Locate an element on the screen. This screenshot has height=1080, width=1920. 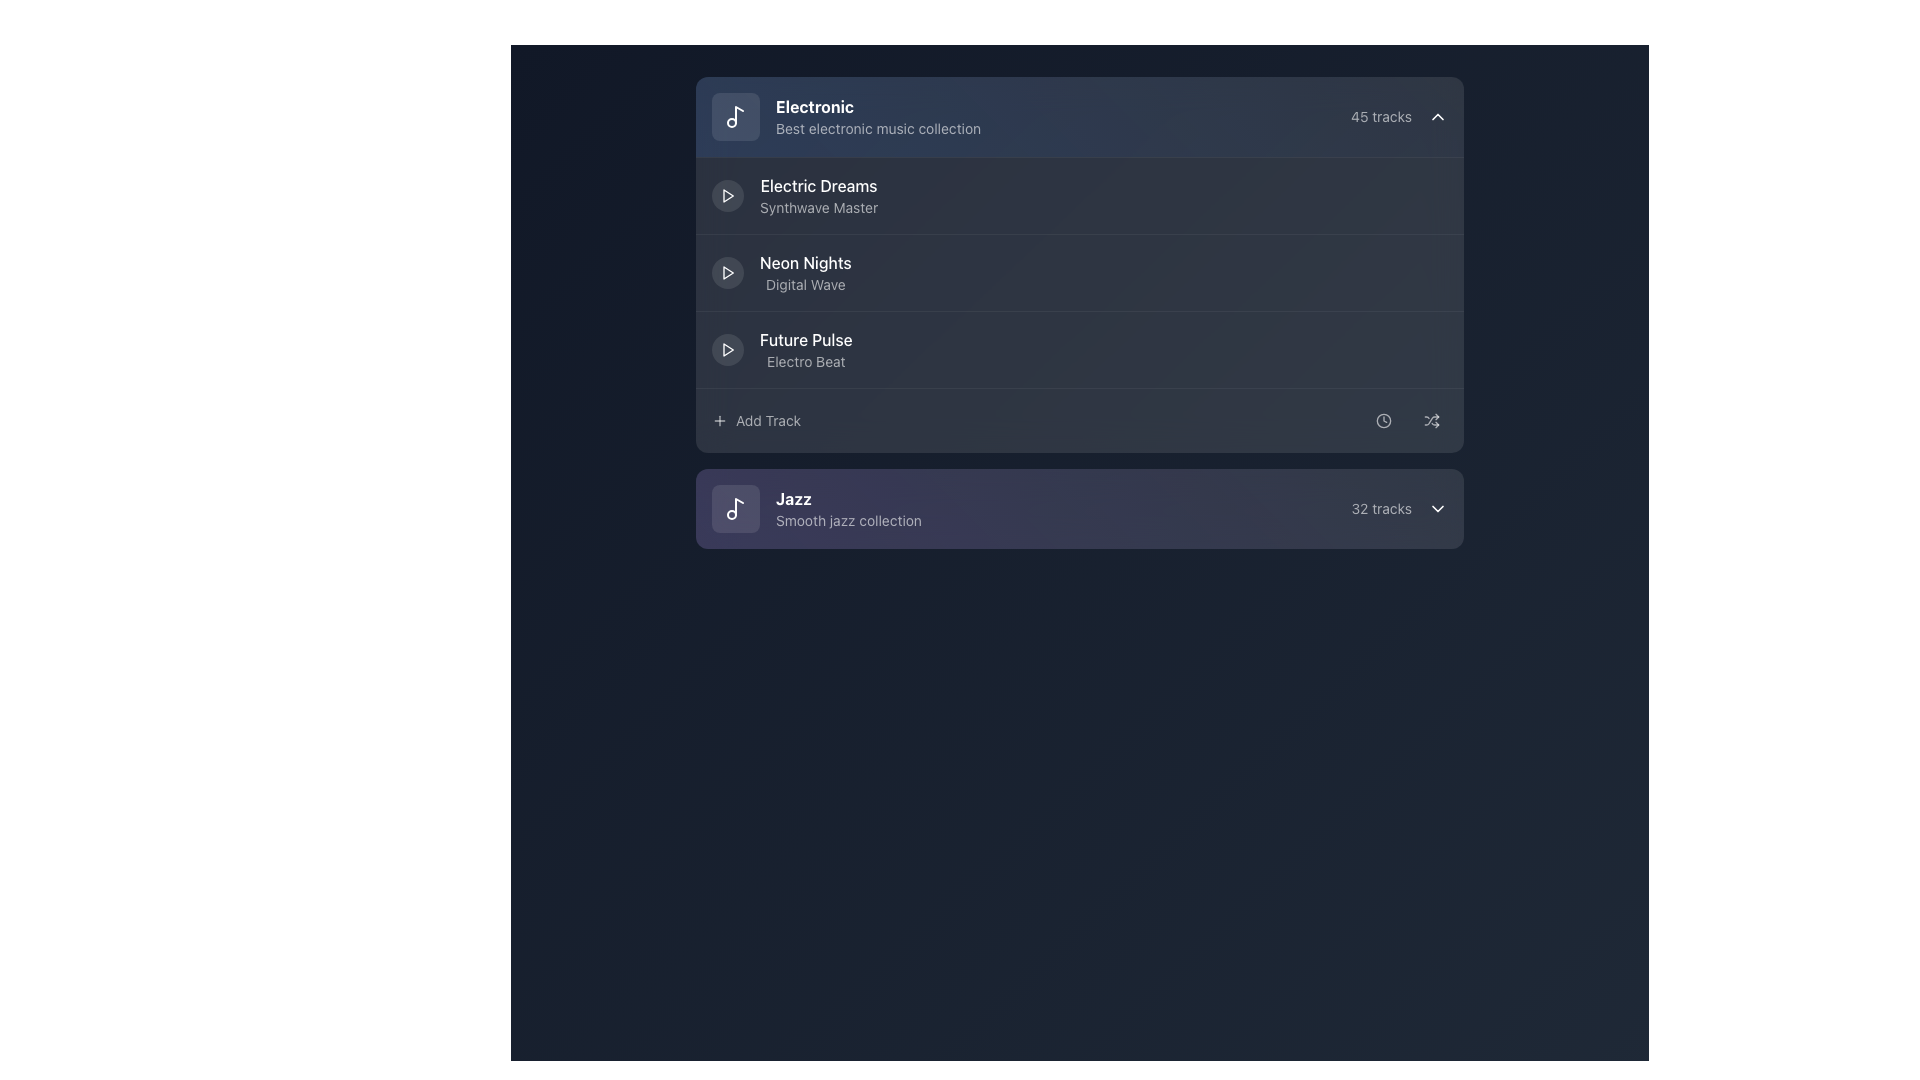
the 'Add New Track' text label located at the bottom of the 'Electronic' music collection list, adjacent to the '+' icon is located at coordinates (767, 419).